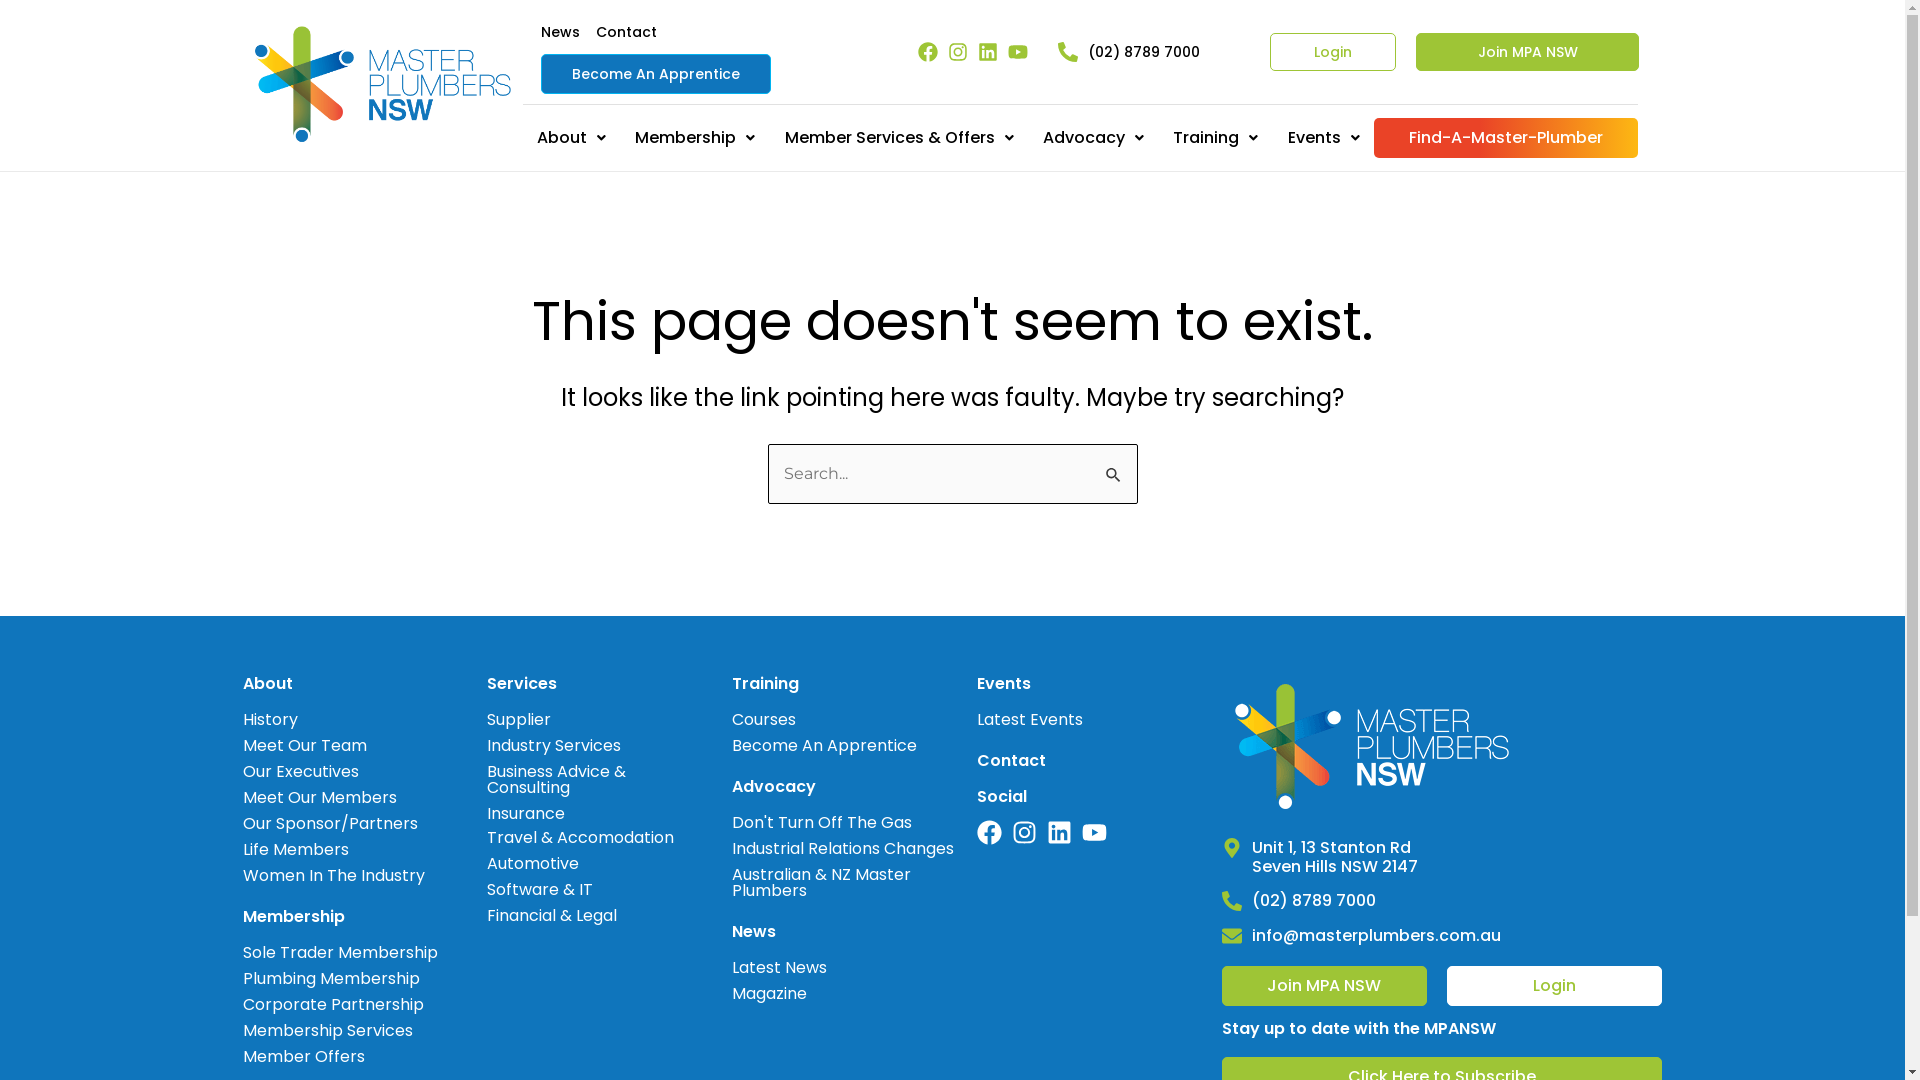  Describe the element at coordinates (978, 50) in the screenshot. I see `'Linkedin'` at that location.